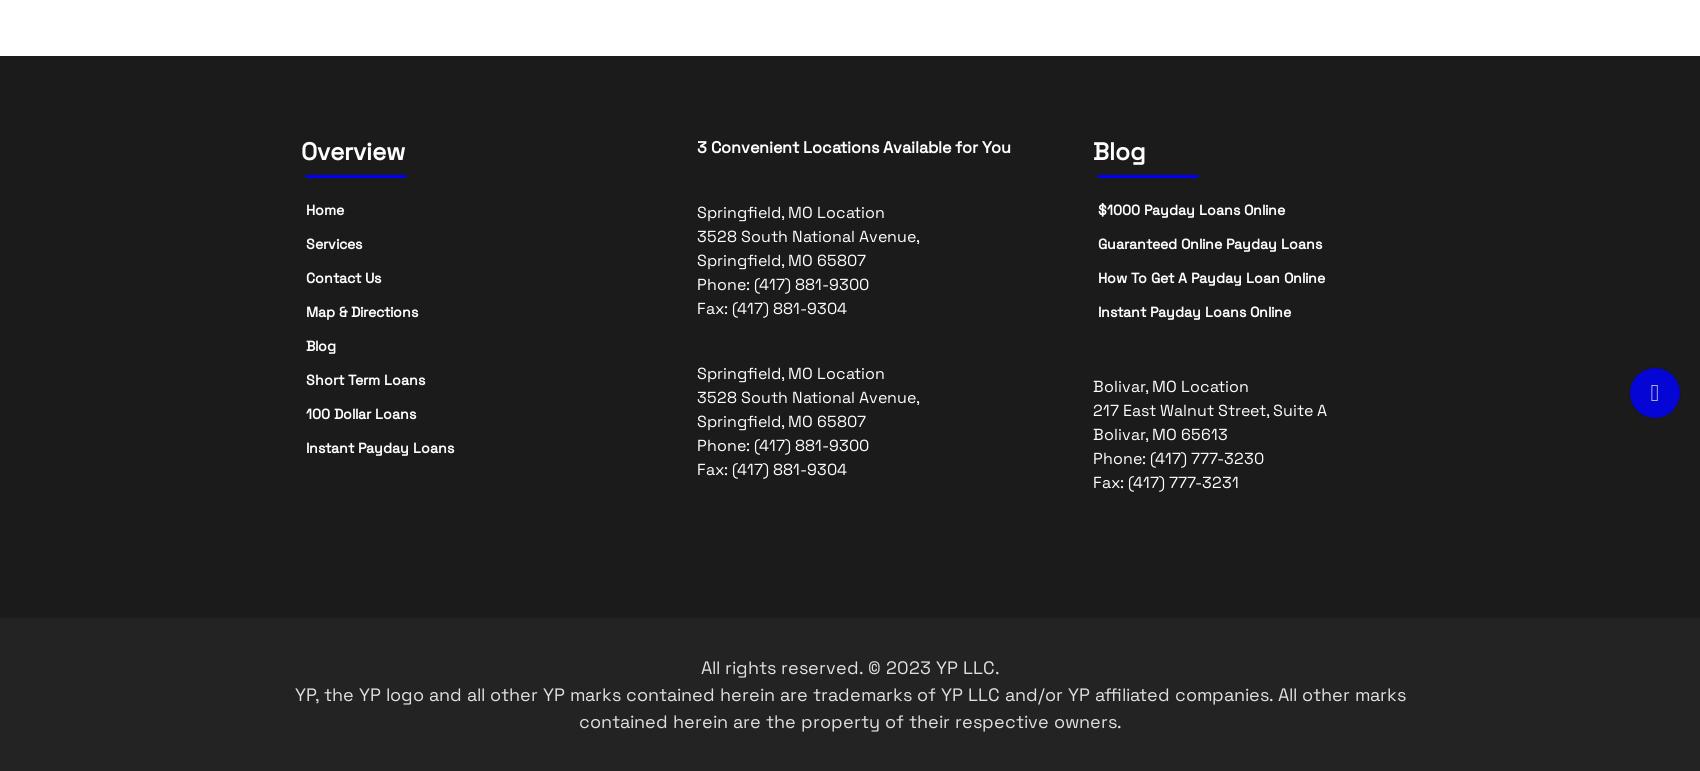  What do you see at coordinates (1210, 277) in the screenshot?
I see `'How To Get A Payday Loan Online'` at bounding box center [1210, 277].